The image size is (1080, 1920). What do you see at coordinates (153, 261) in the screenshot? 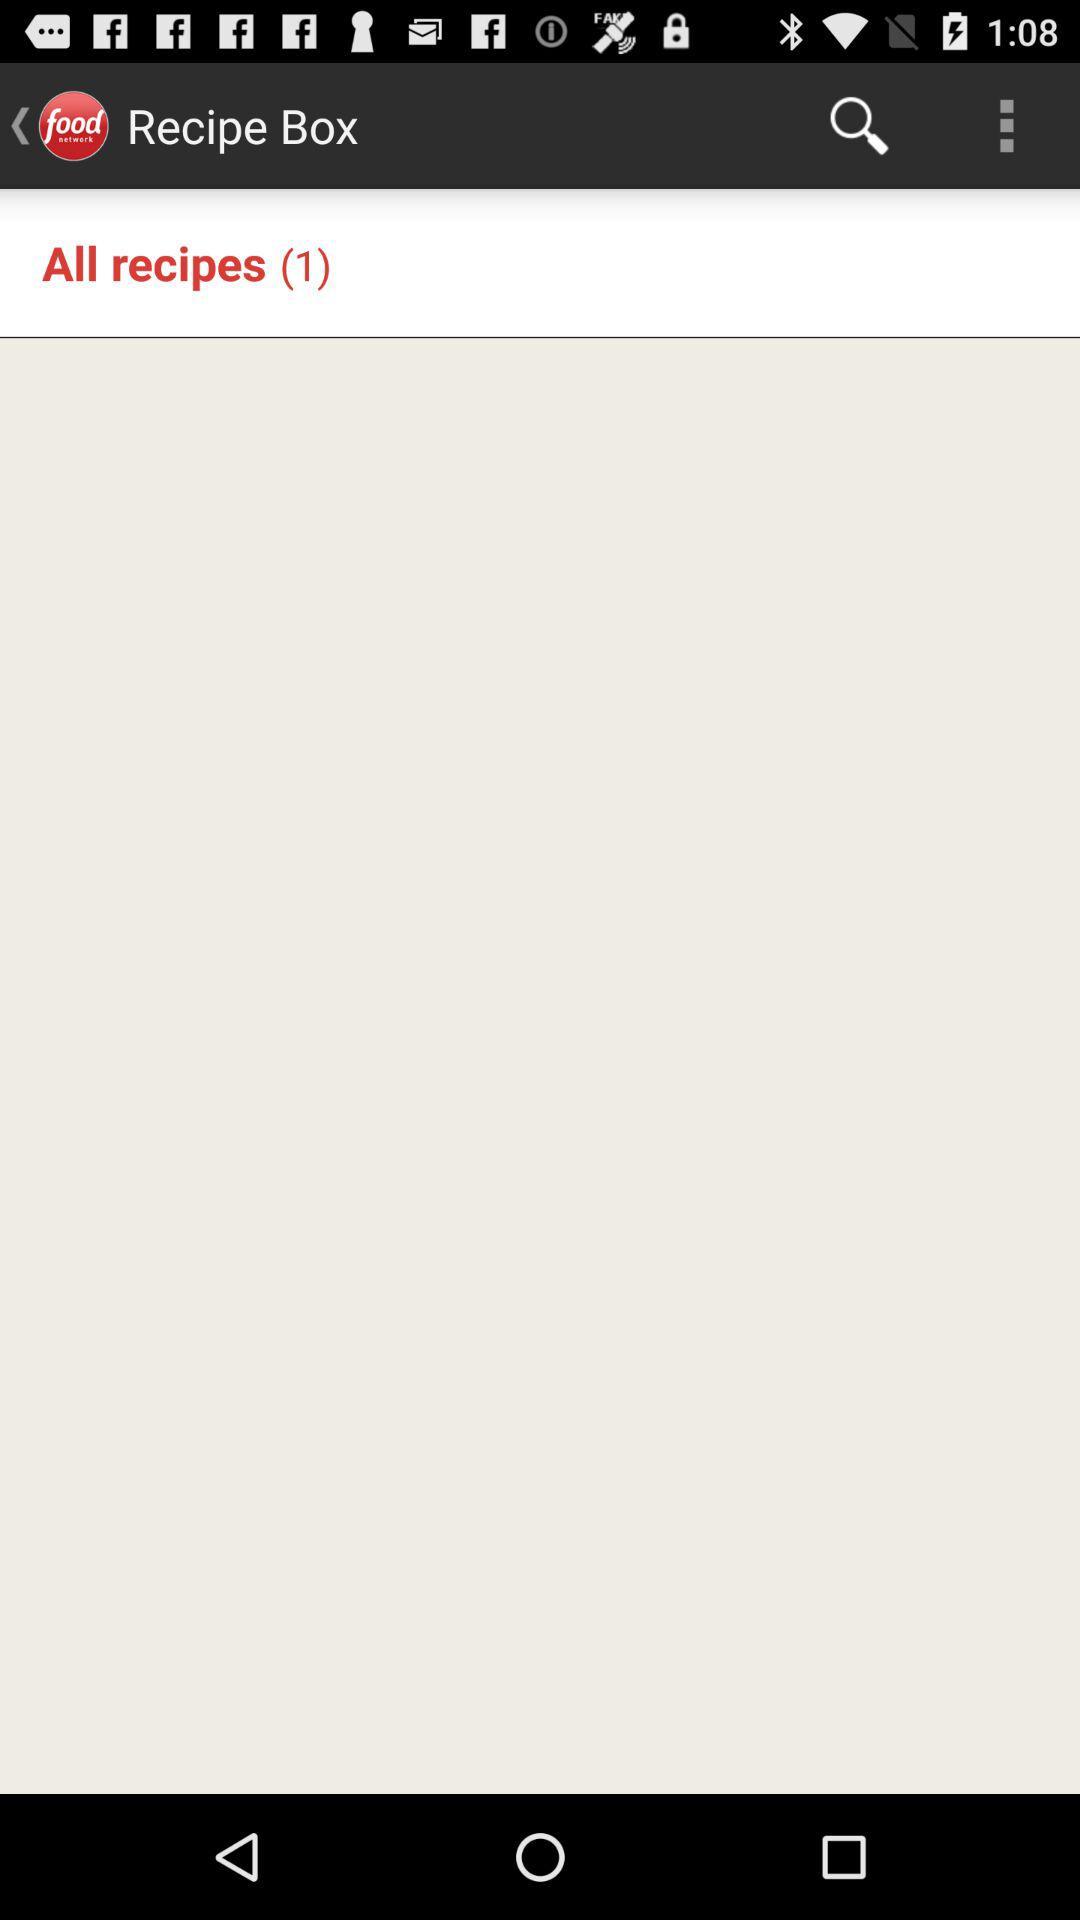
I see `app next to (1) item` at bounding box center [153, 261].